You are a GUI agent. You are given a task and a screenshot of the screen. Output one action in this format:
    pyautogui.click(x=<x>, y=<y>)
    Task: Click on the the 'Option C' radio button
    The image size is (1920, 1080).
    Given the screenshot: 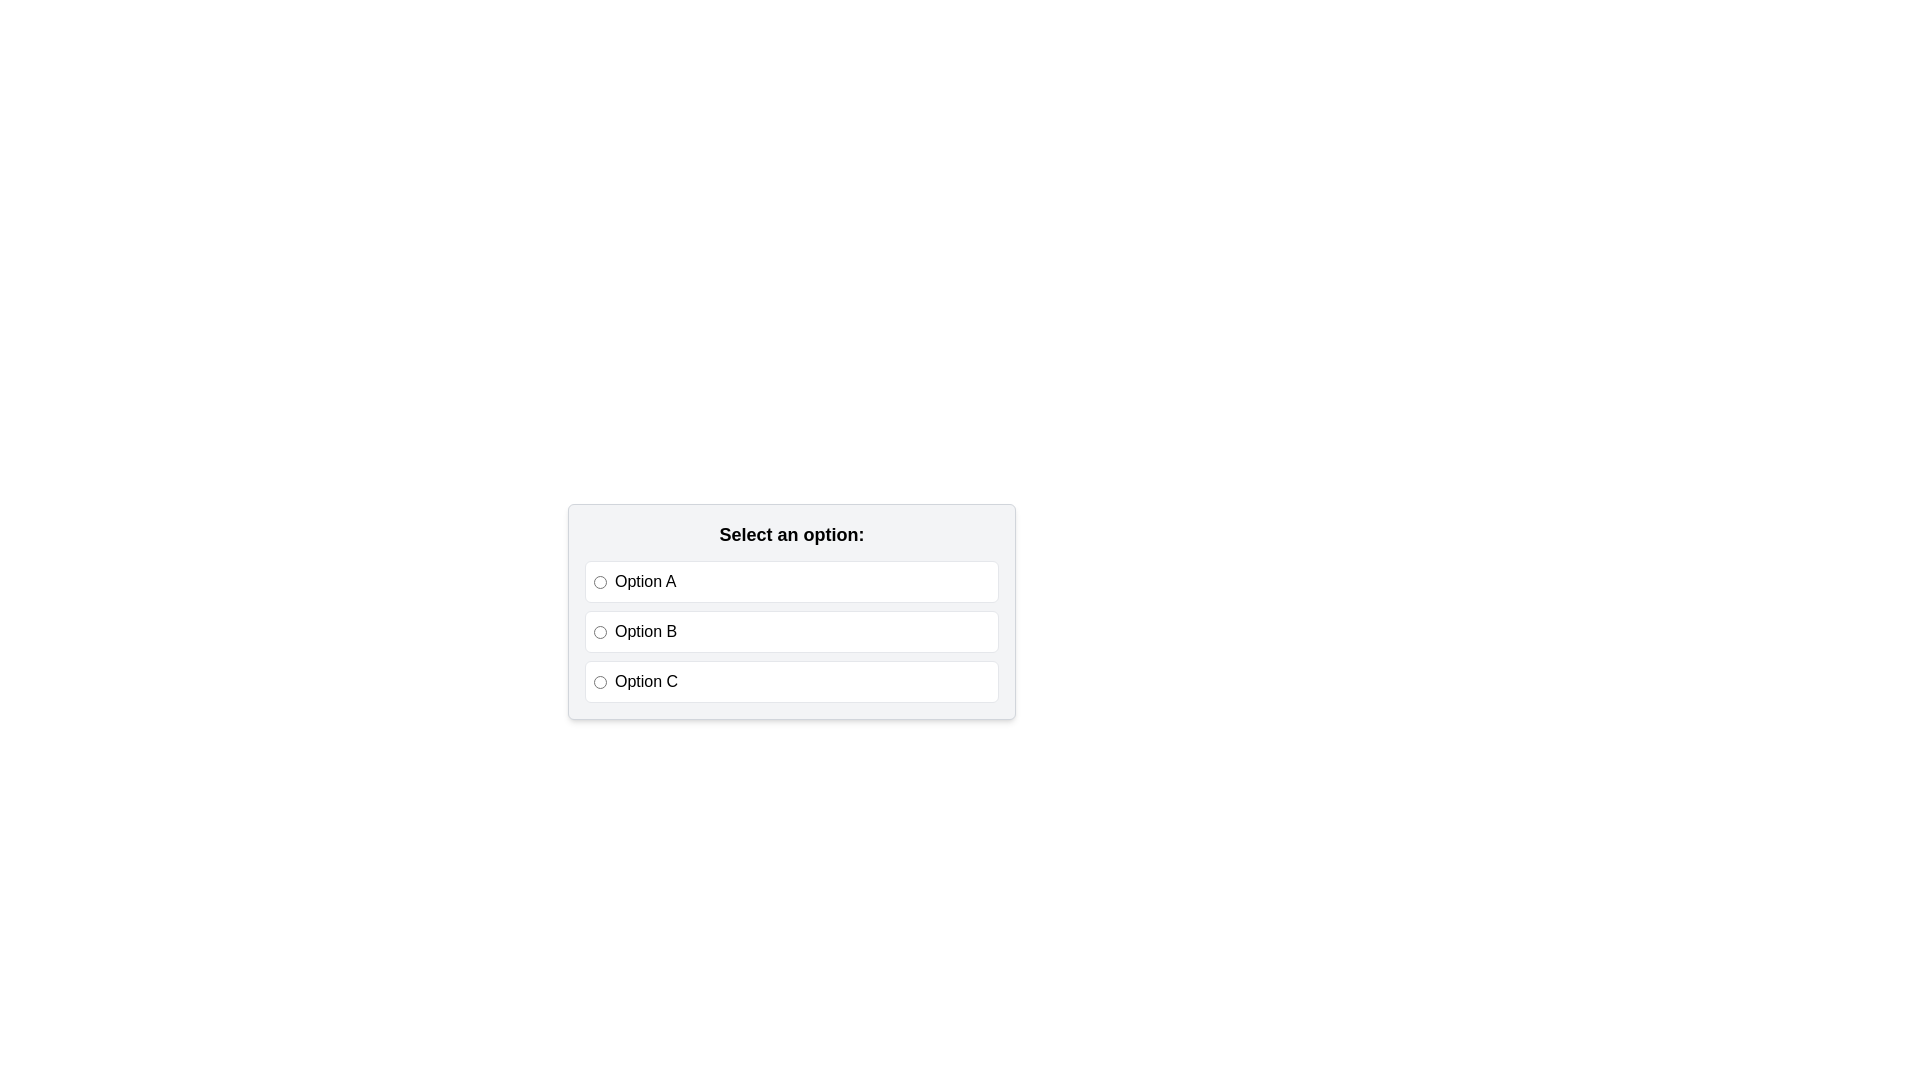 What is the action you would take?
    pyautogui.click(x=791, y=681)
    